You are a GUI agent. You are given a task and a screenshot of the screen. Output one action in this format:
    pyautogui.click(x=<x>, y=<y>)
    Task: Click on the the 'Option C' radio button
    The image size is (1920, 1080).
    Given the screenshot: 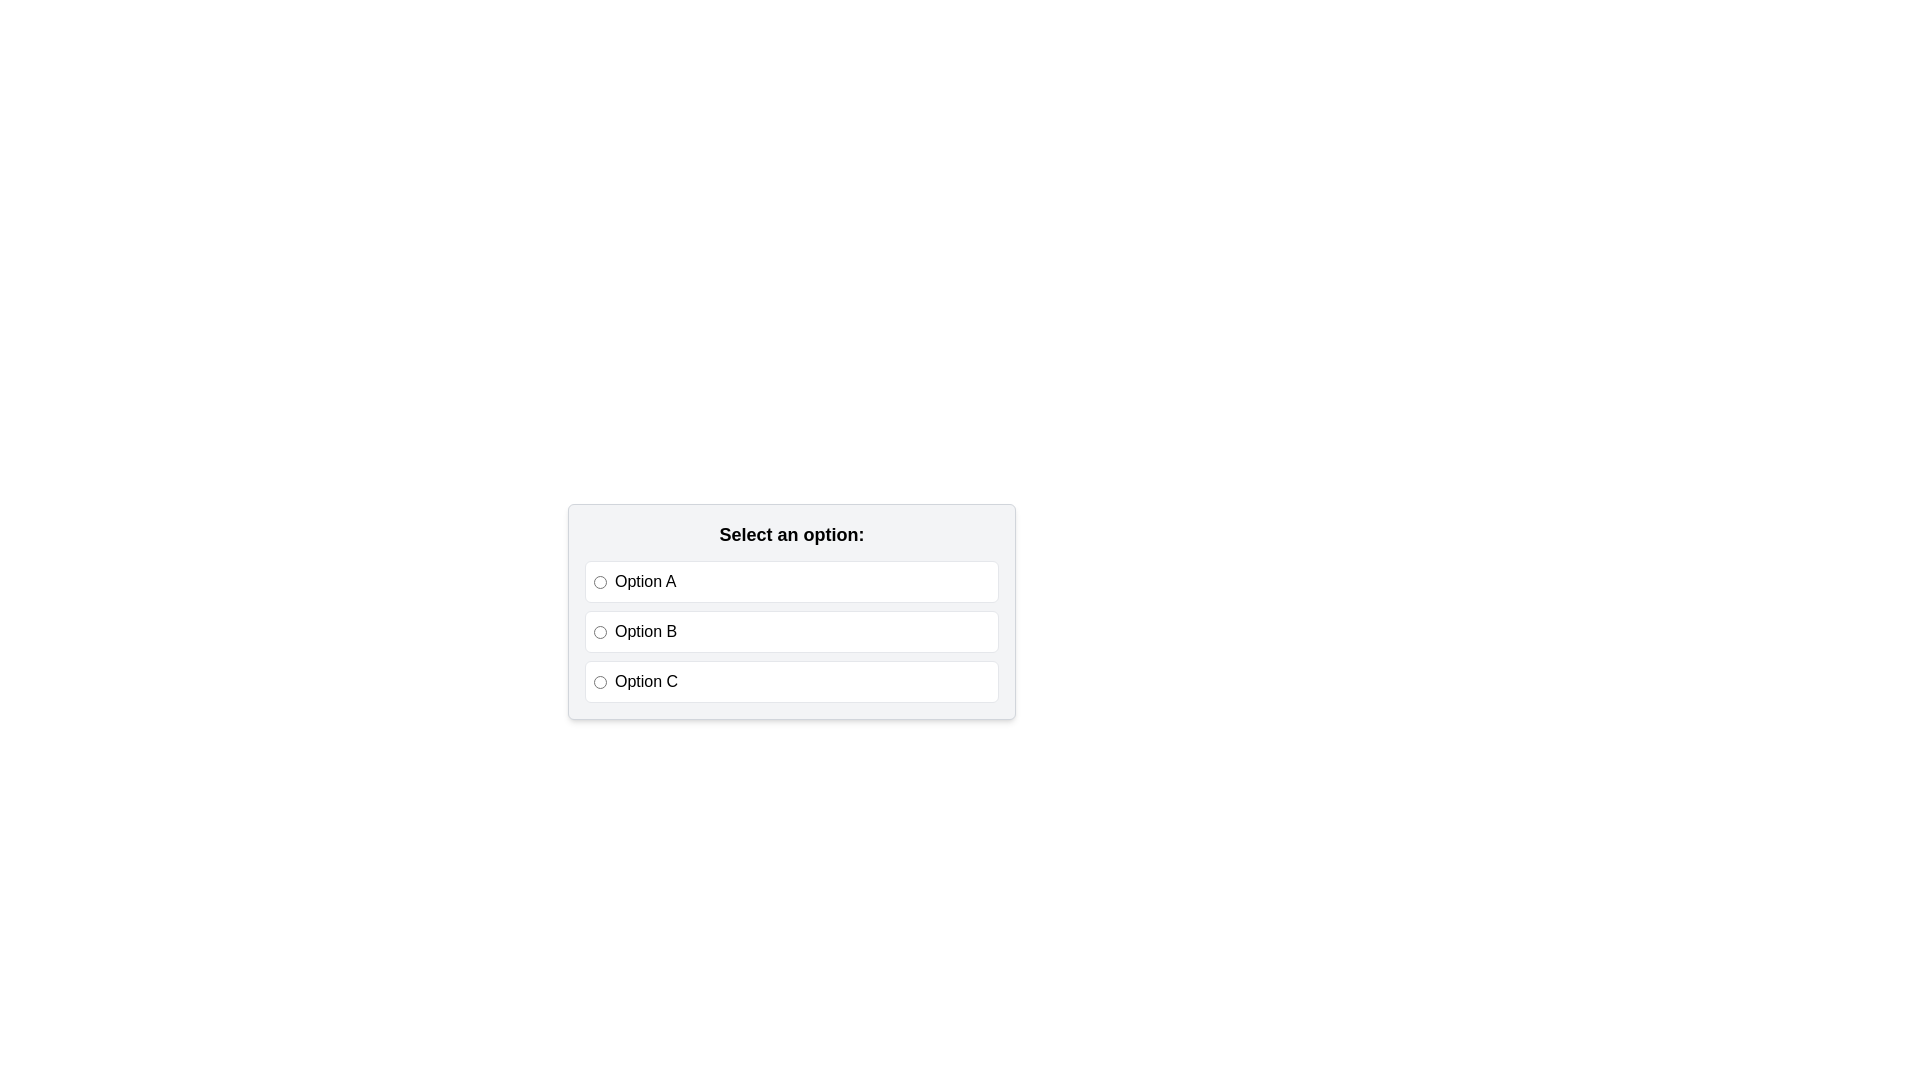 What is the action you would take?
    pyautogui.click(x=791, y=681)
    